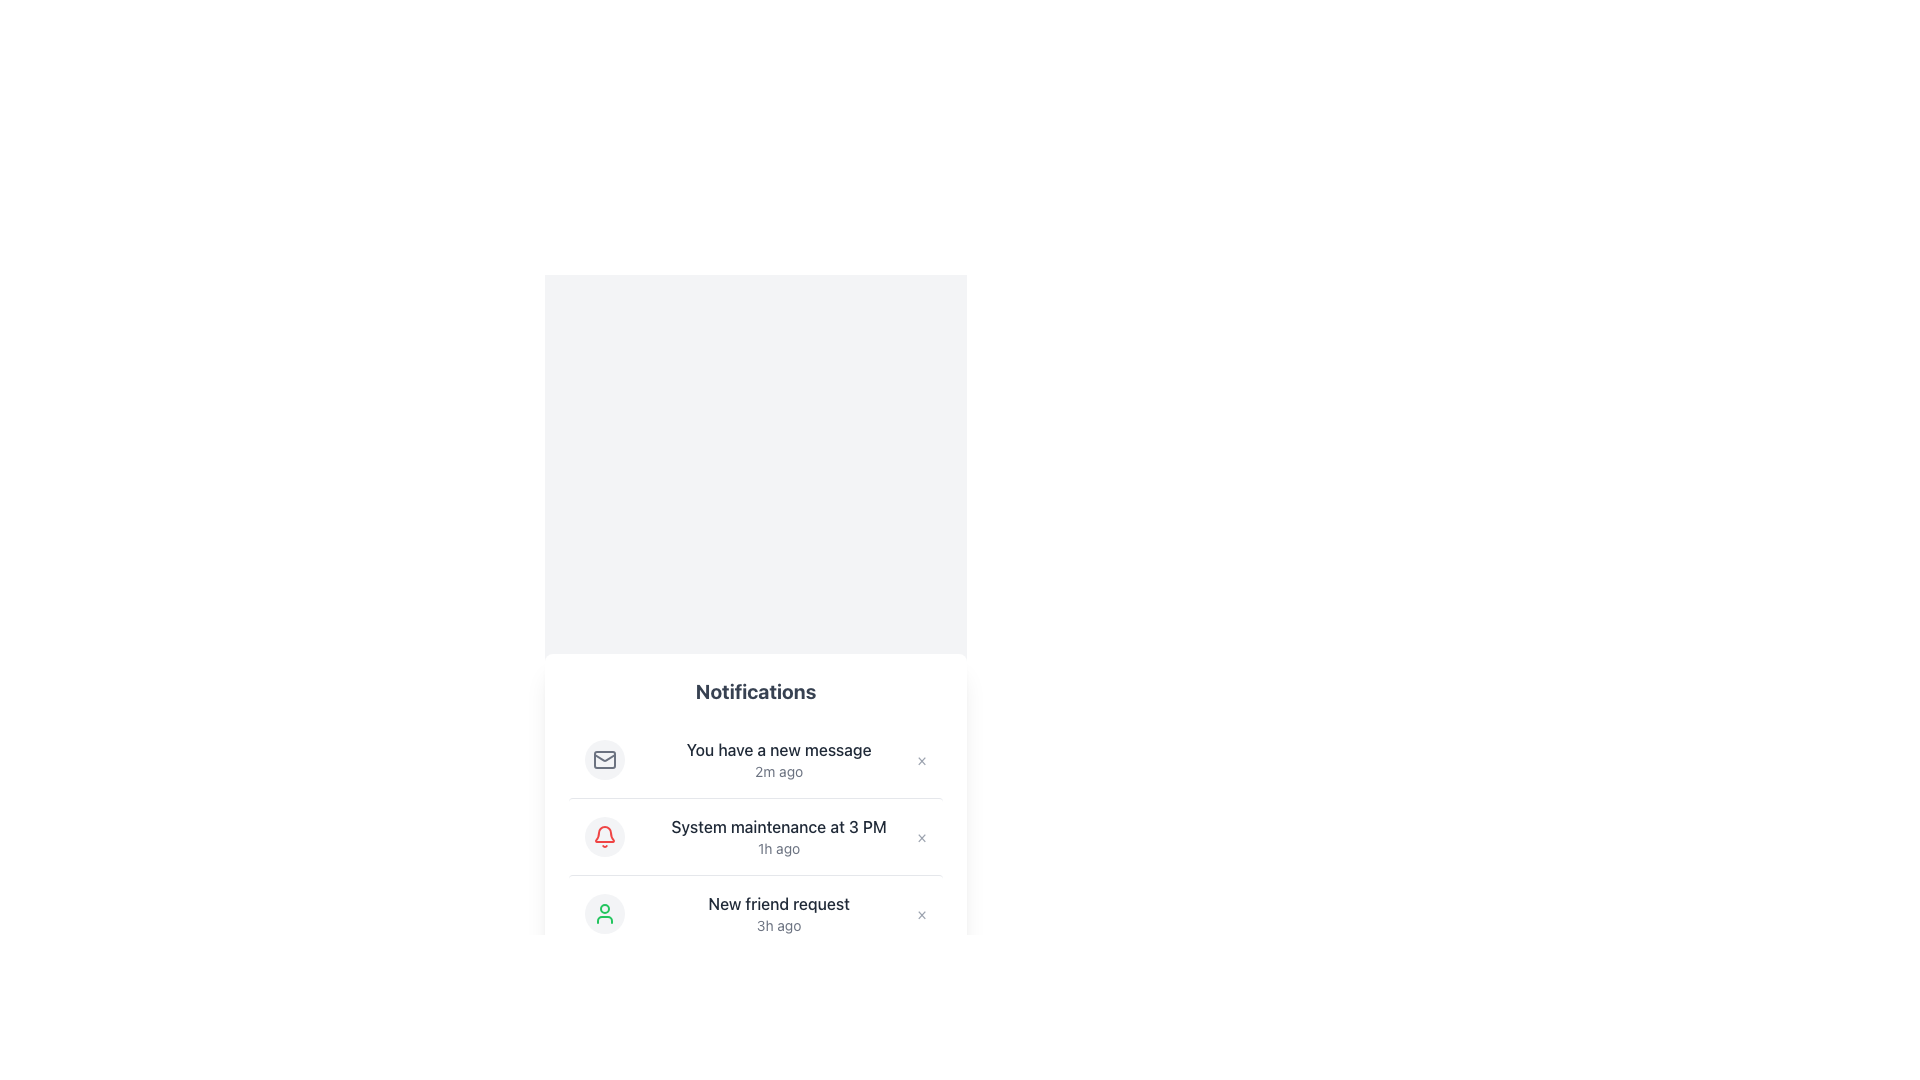  Describe the element at coordinates (603, 759) in the screenshot. I see `the graphical rectangle element that represents part of the email icon within the 'You have a new message' notification` at that location.